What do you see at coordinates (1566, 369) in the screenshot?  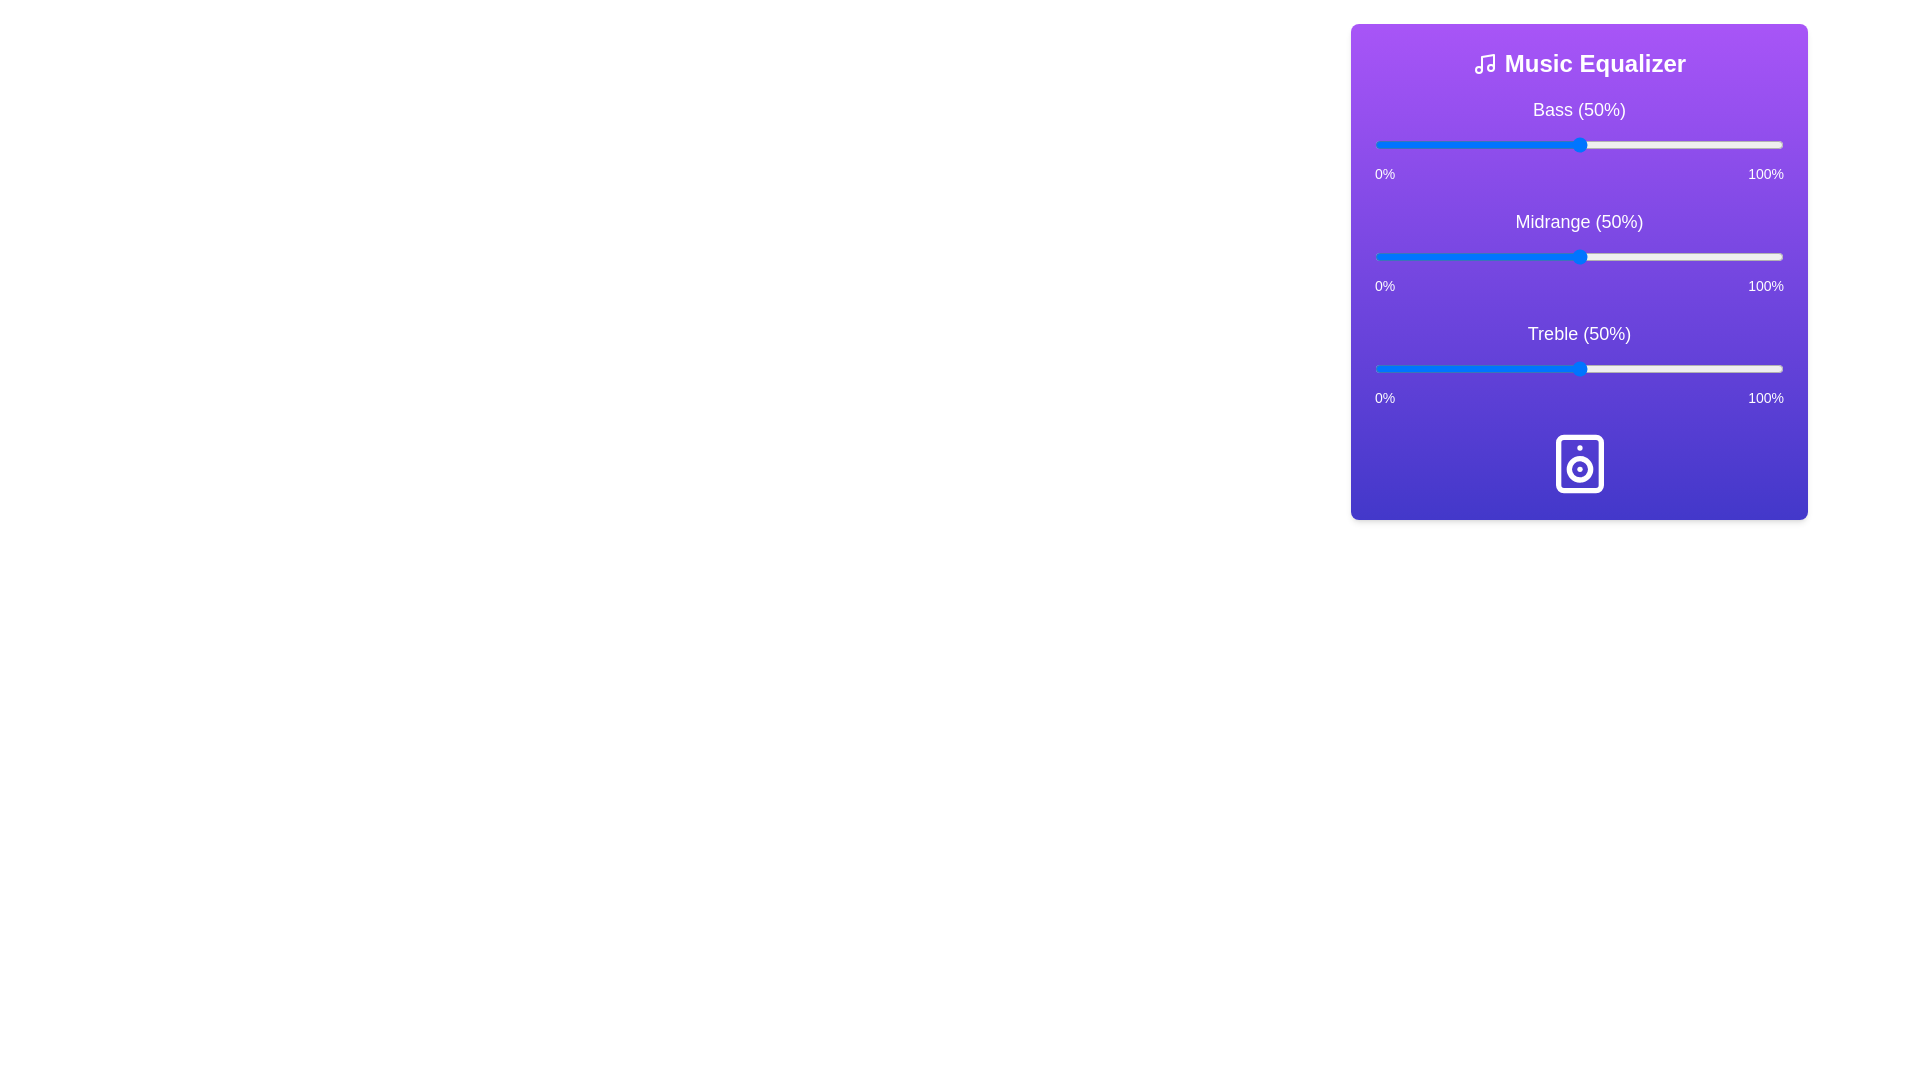 I see `the treble slider to 47%` at bounding box center [1566, 369].